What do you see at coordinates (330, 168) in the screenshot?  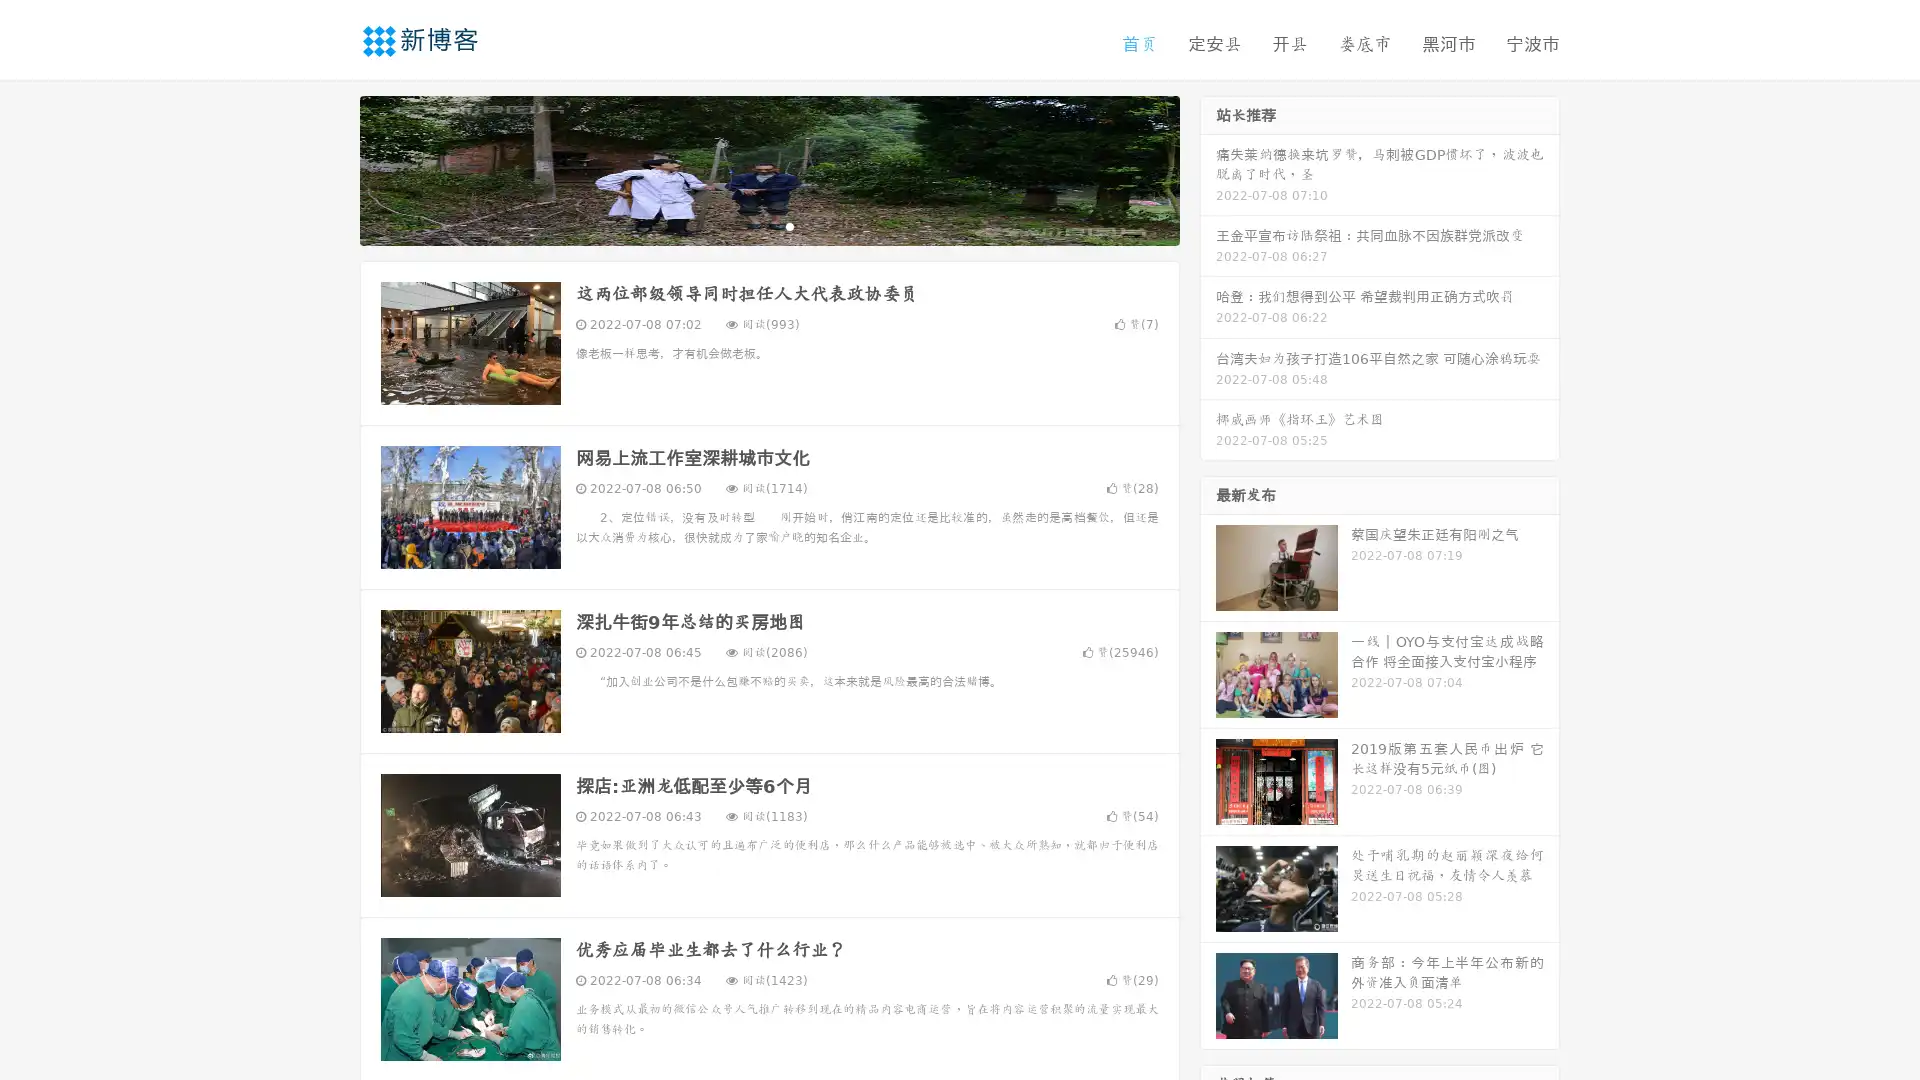 I see `Previous slide` at bounding box center [330, 168].